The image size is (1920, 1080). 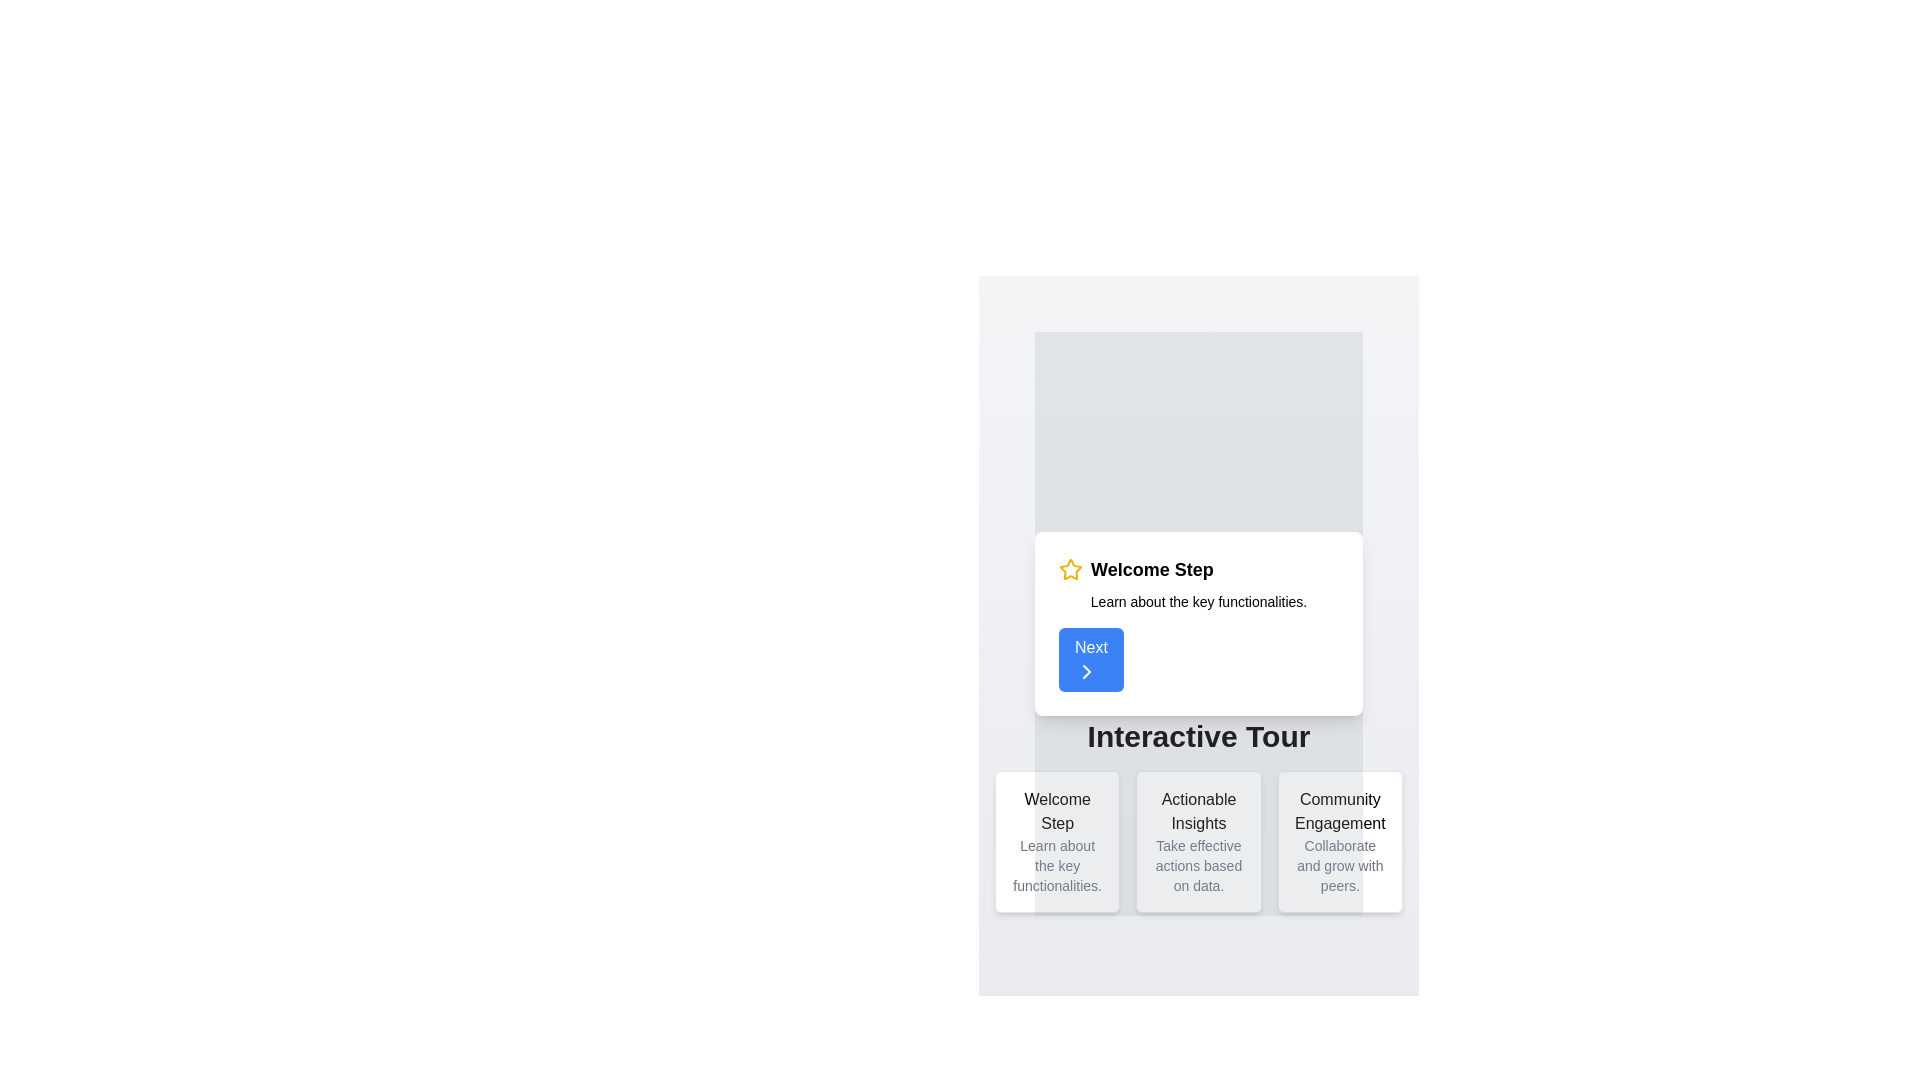 I want to click on the rightward-pointing chevron icon within the blue 'Next' button, so click(x=1085, y=671).